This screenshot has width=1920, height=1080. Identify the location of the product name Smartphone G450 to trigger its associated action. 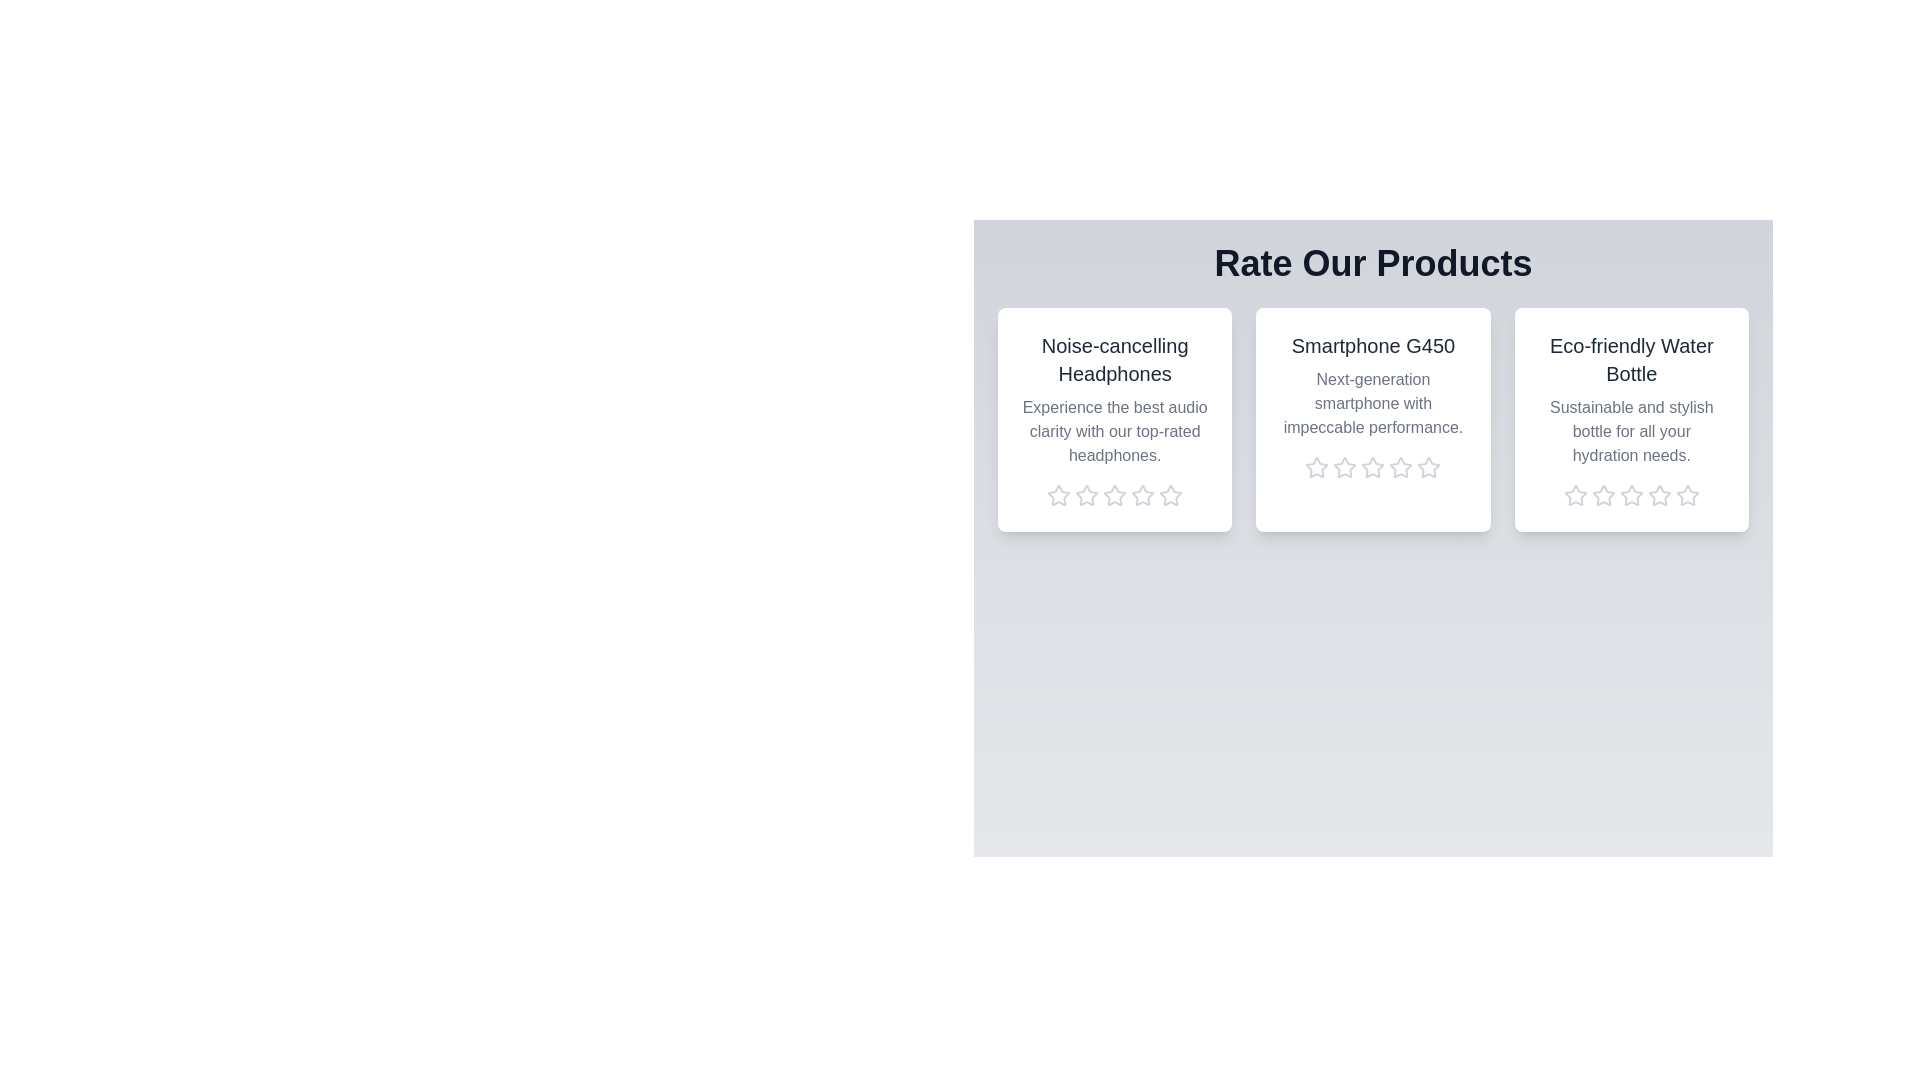
(1372, 345).